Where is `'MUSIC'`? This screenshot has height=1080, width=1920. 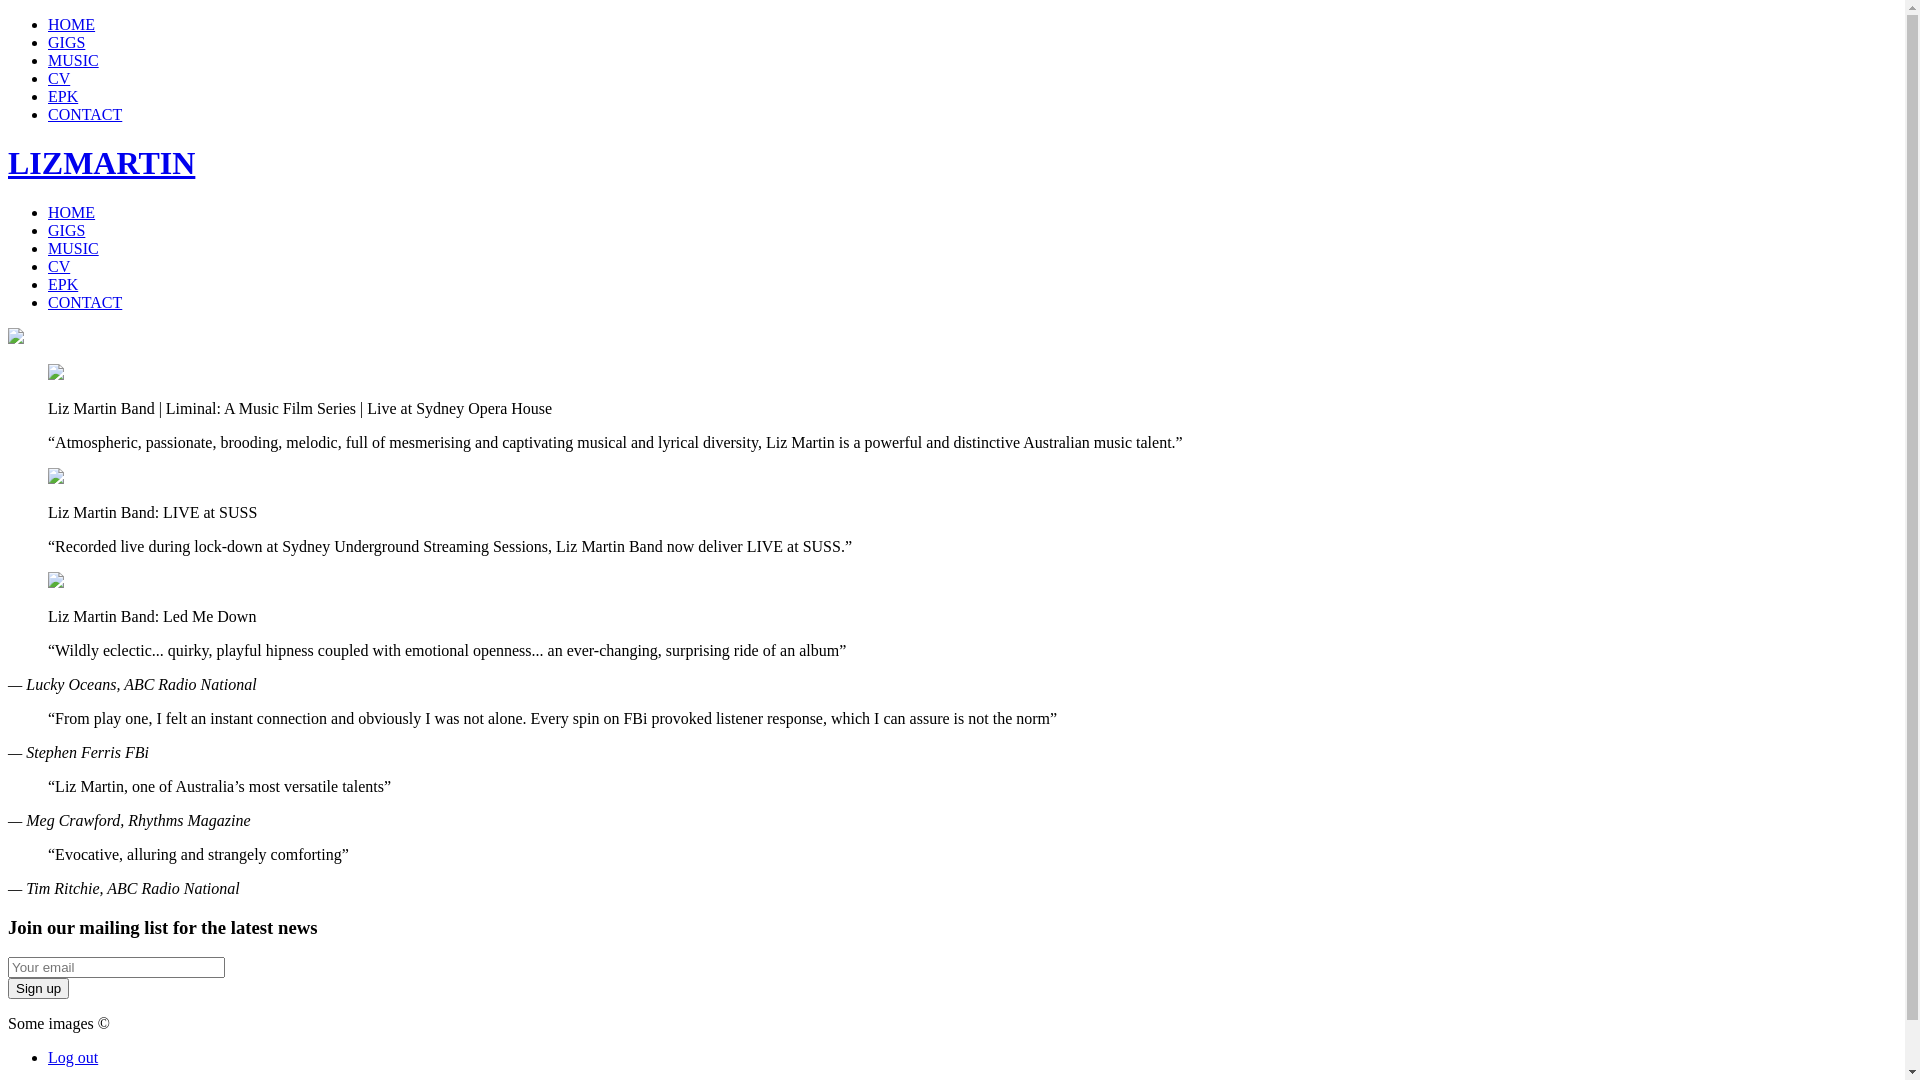 'MUSIC' is located at coordinates (73, 247).